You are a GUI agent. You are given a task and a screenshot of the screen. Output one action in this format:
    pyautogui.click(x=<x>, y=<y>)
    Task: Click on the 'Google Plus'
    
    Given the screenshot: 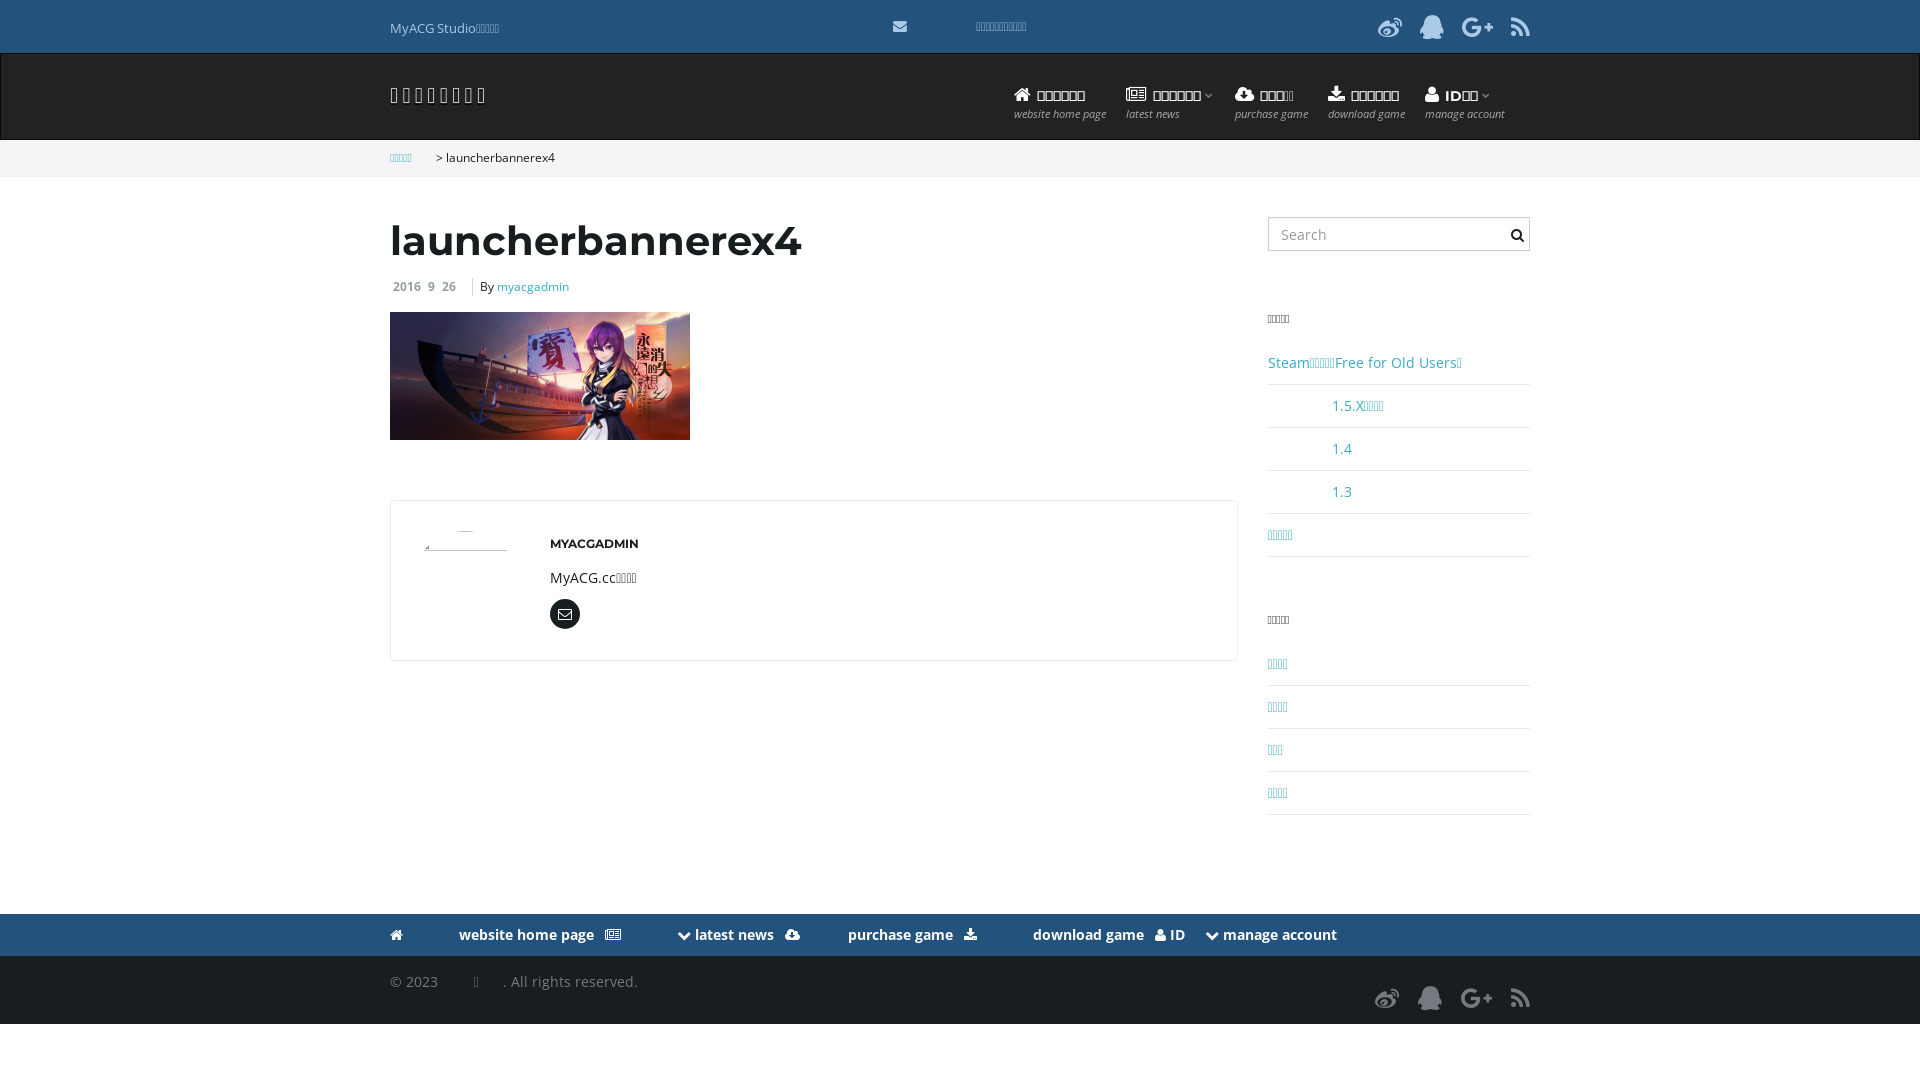 What is the action you would take?
    pyautogui.click(x=1462, y=26)
    